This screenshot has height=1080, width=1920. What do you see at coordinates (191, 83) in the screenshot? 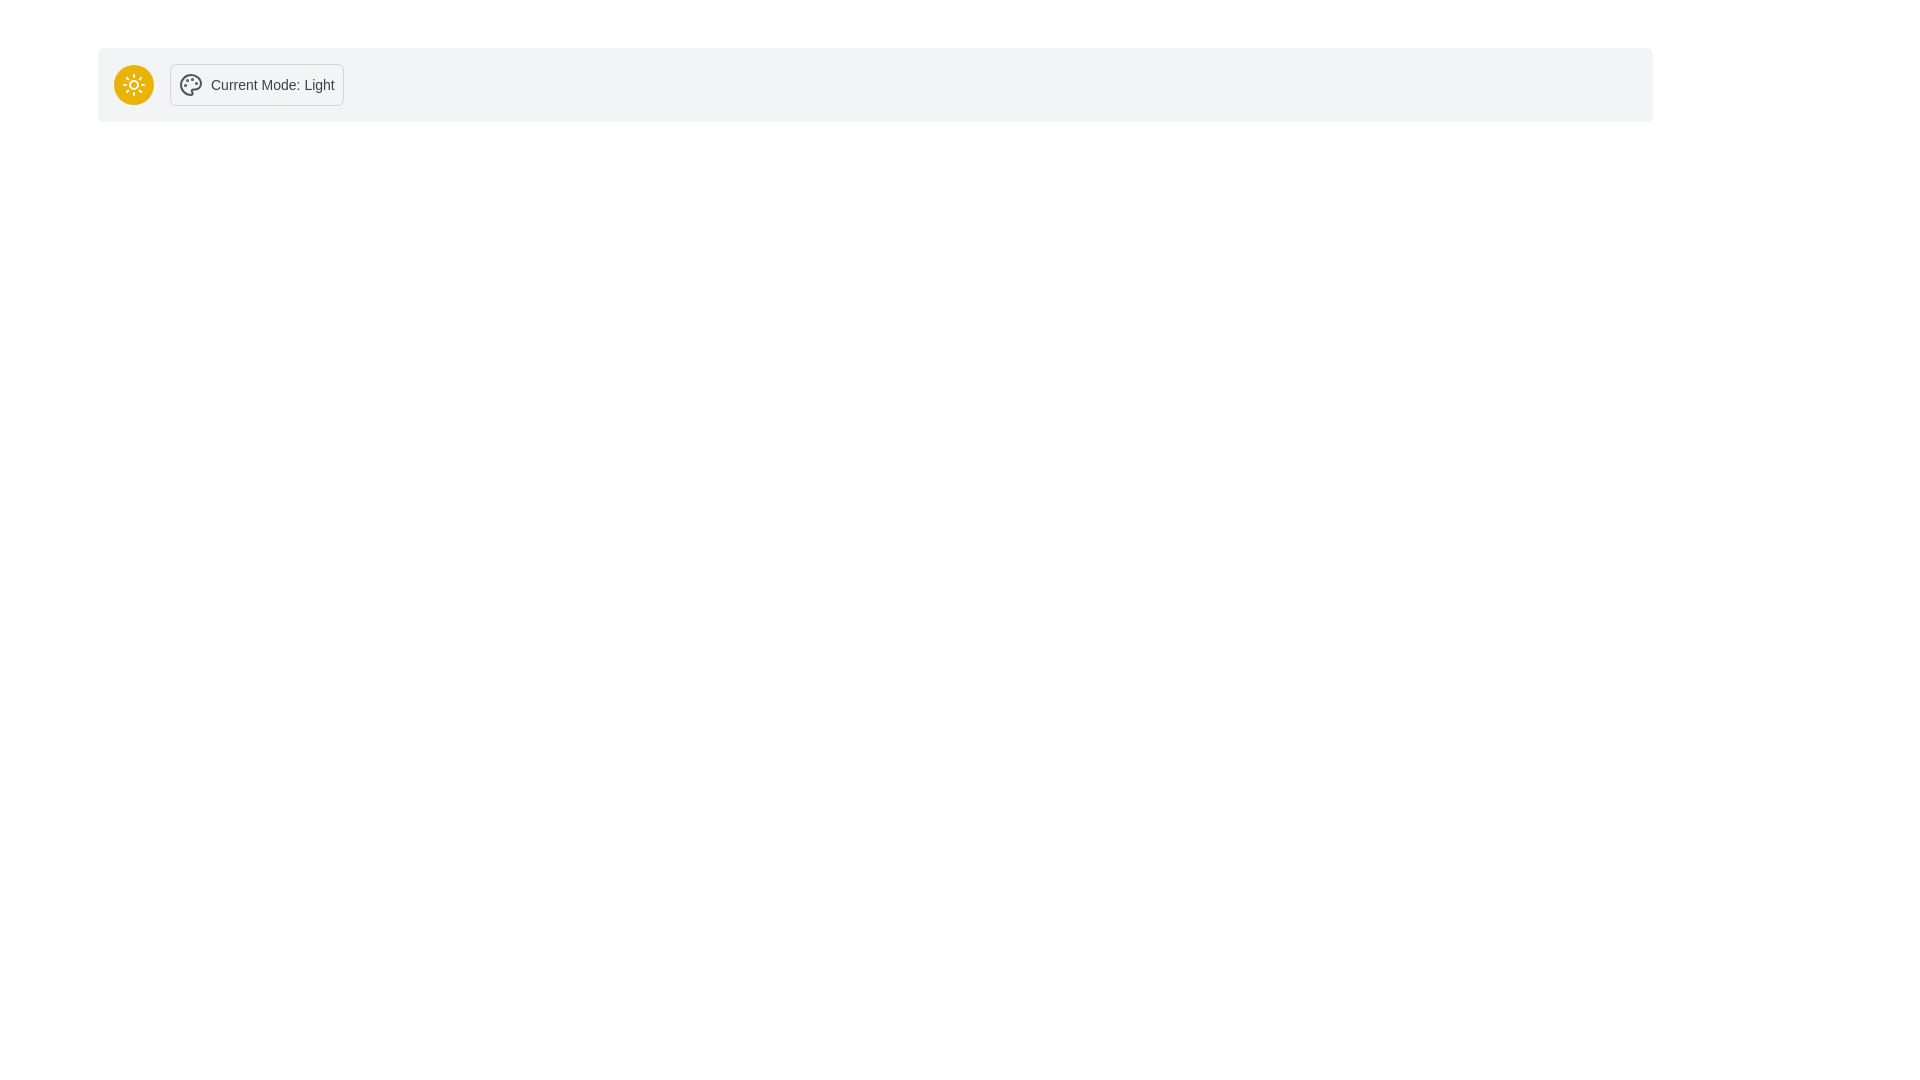
I see `the gray painter's palette icon with four circular shapes, located to the left of the text 'Current Mode: Light'` at bounding box center [191, 83].